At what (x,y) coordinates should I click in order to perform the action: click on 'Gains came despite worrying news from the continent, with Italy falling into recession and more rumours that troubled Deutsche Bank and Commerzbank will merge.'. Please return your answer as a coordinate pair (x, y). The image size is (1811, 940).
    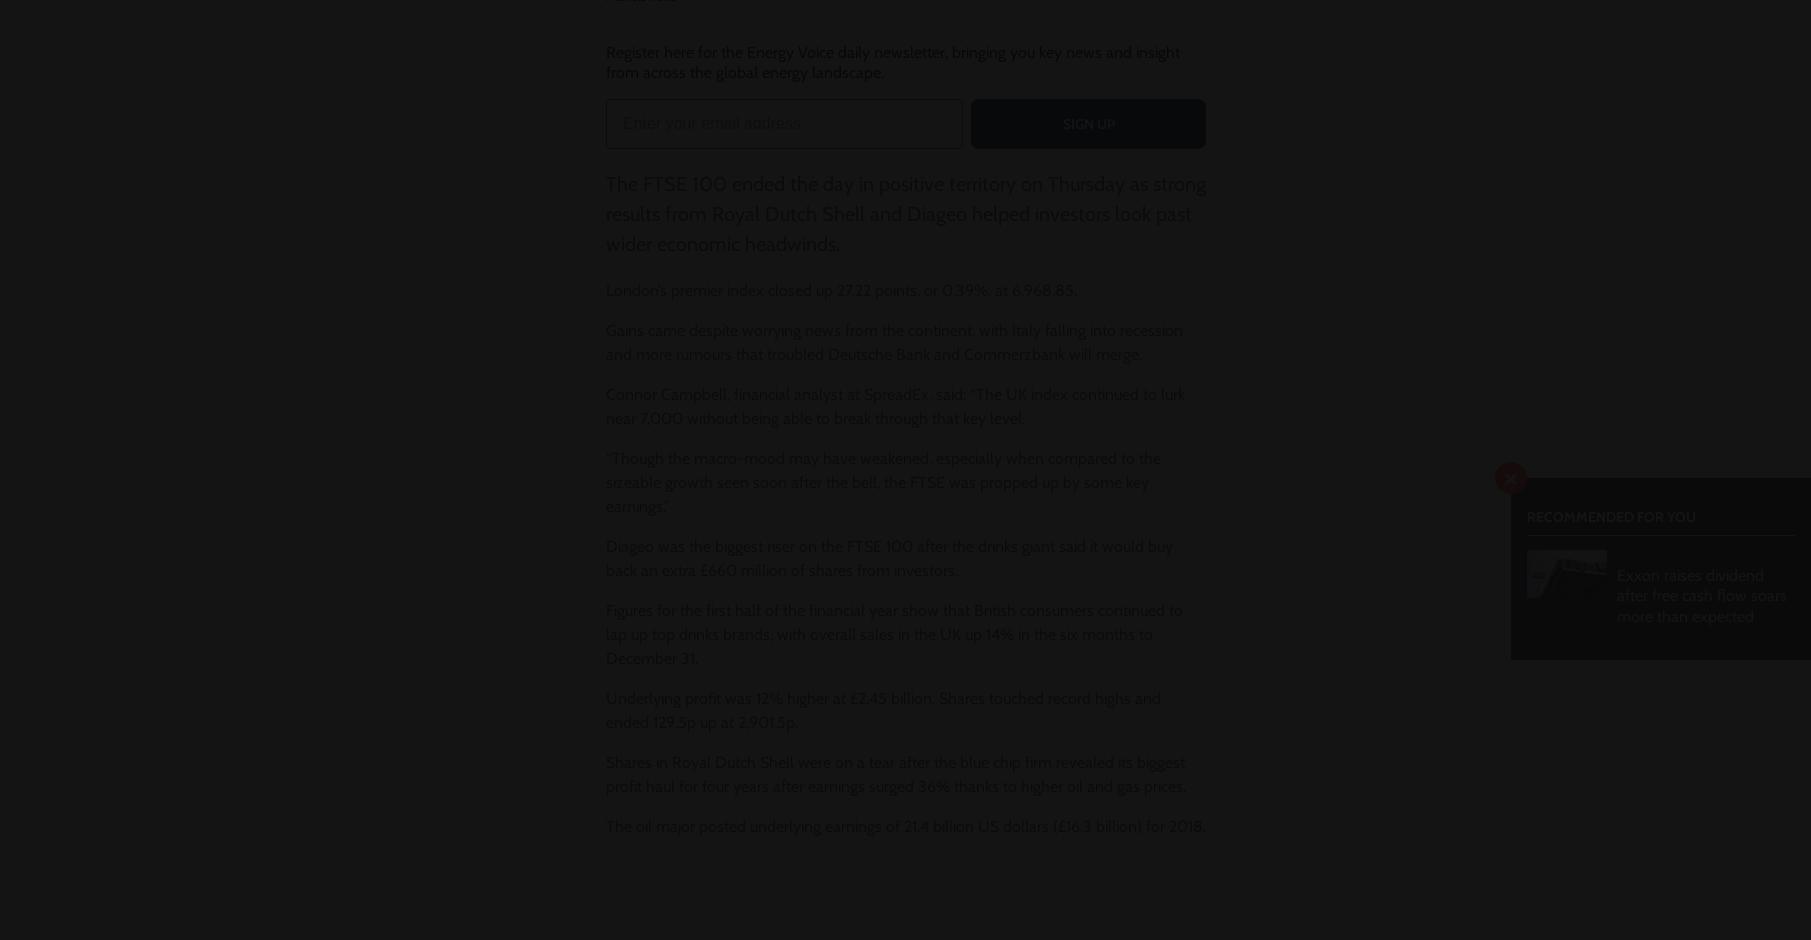
    Looking at the image, I should click on (605, 342).